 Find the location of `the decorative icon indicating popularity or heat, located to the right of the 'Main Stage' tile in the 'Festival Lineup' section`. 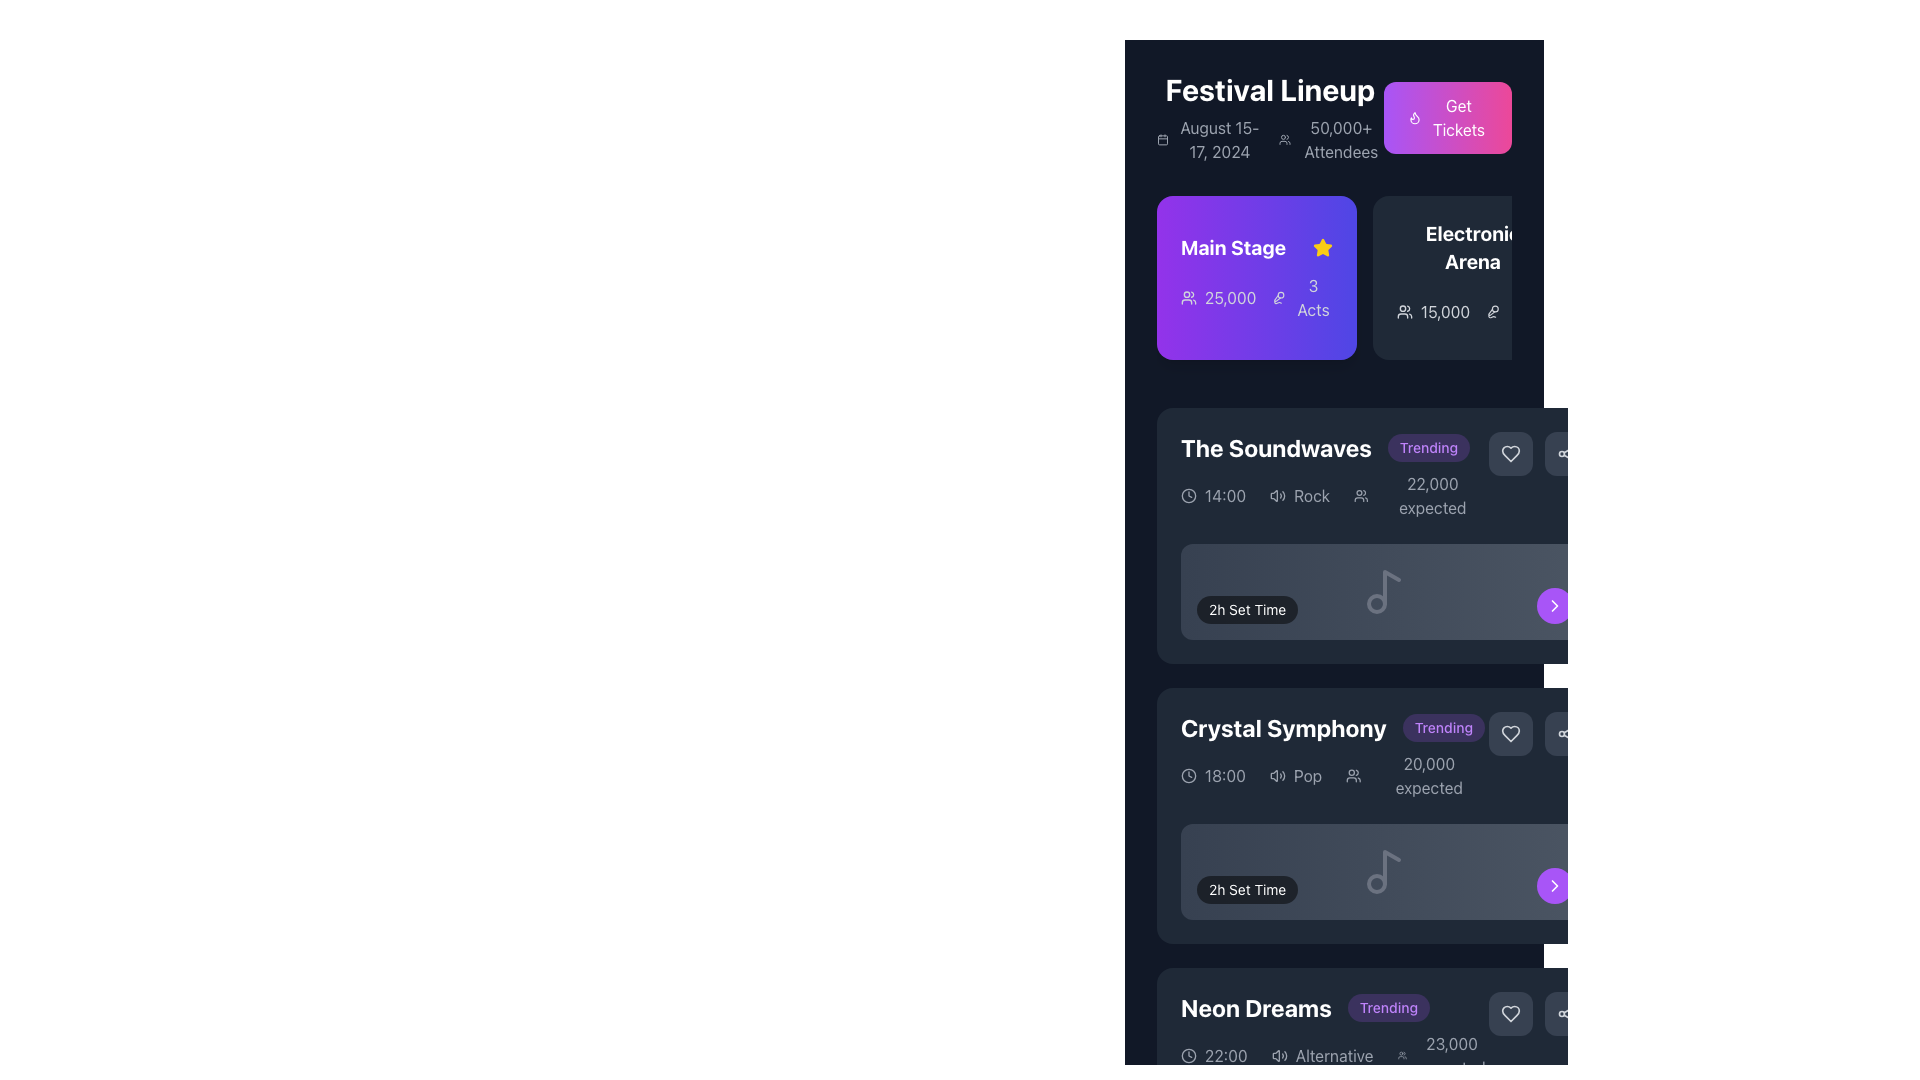

the decorative icon indicating popularity or heat, located to the right of the 'Main Stage' tile in the 'Festival Lineup' section is located at coordinates (1413, 118).